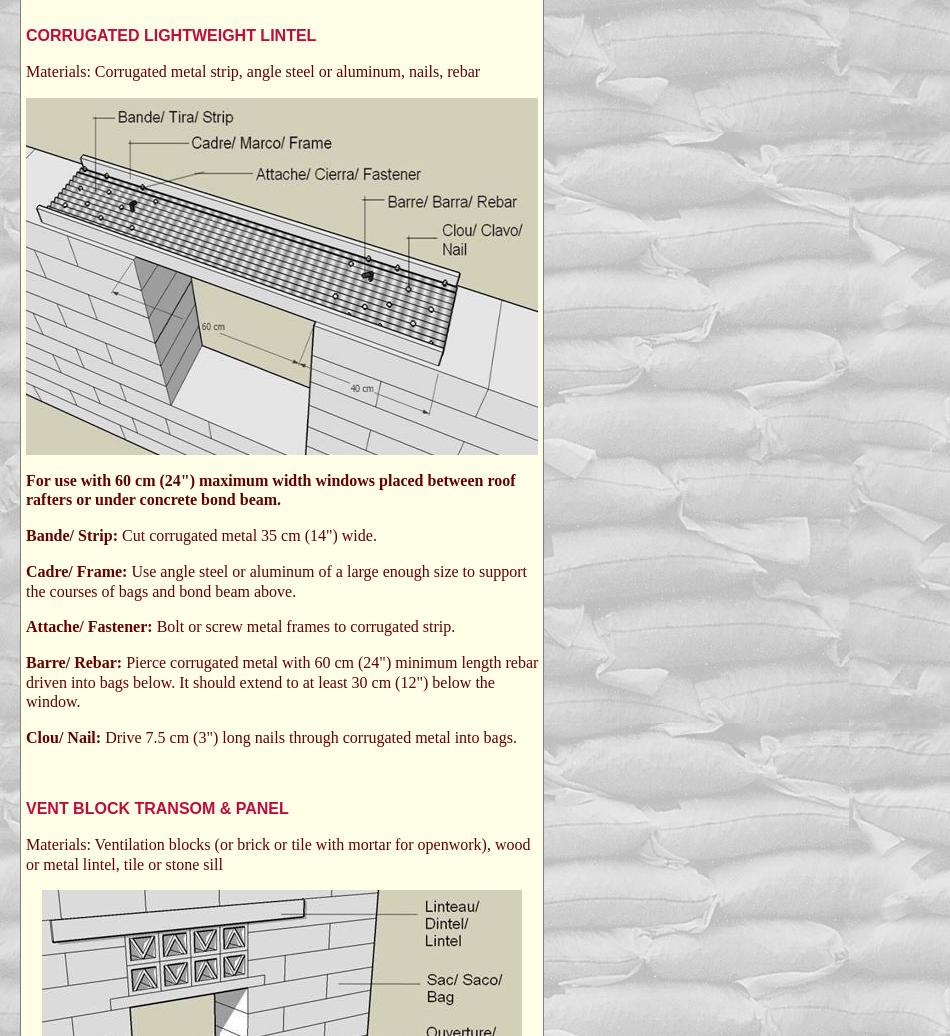  What do you see at coordinates (78, 570) in the screenshot?
I see `'Cadre/ Frame:'` at bounding box center [78, 570].